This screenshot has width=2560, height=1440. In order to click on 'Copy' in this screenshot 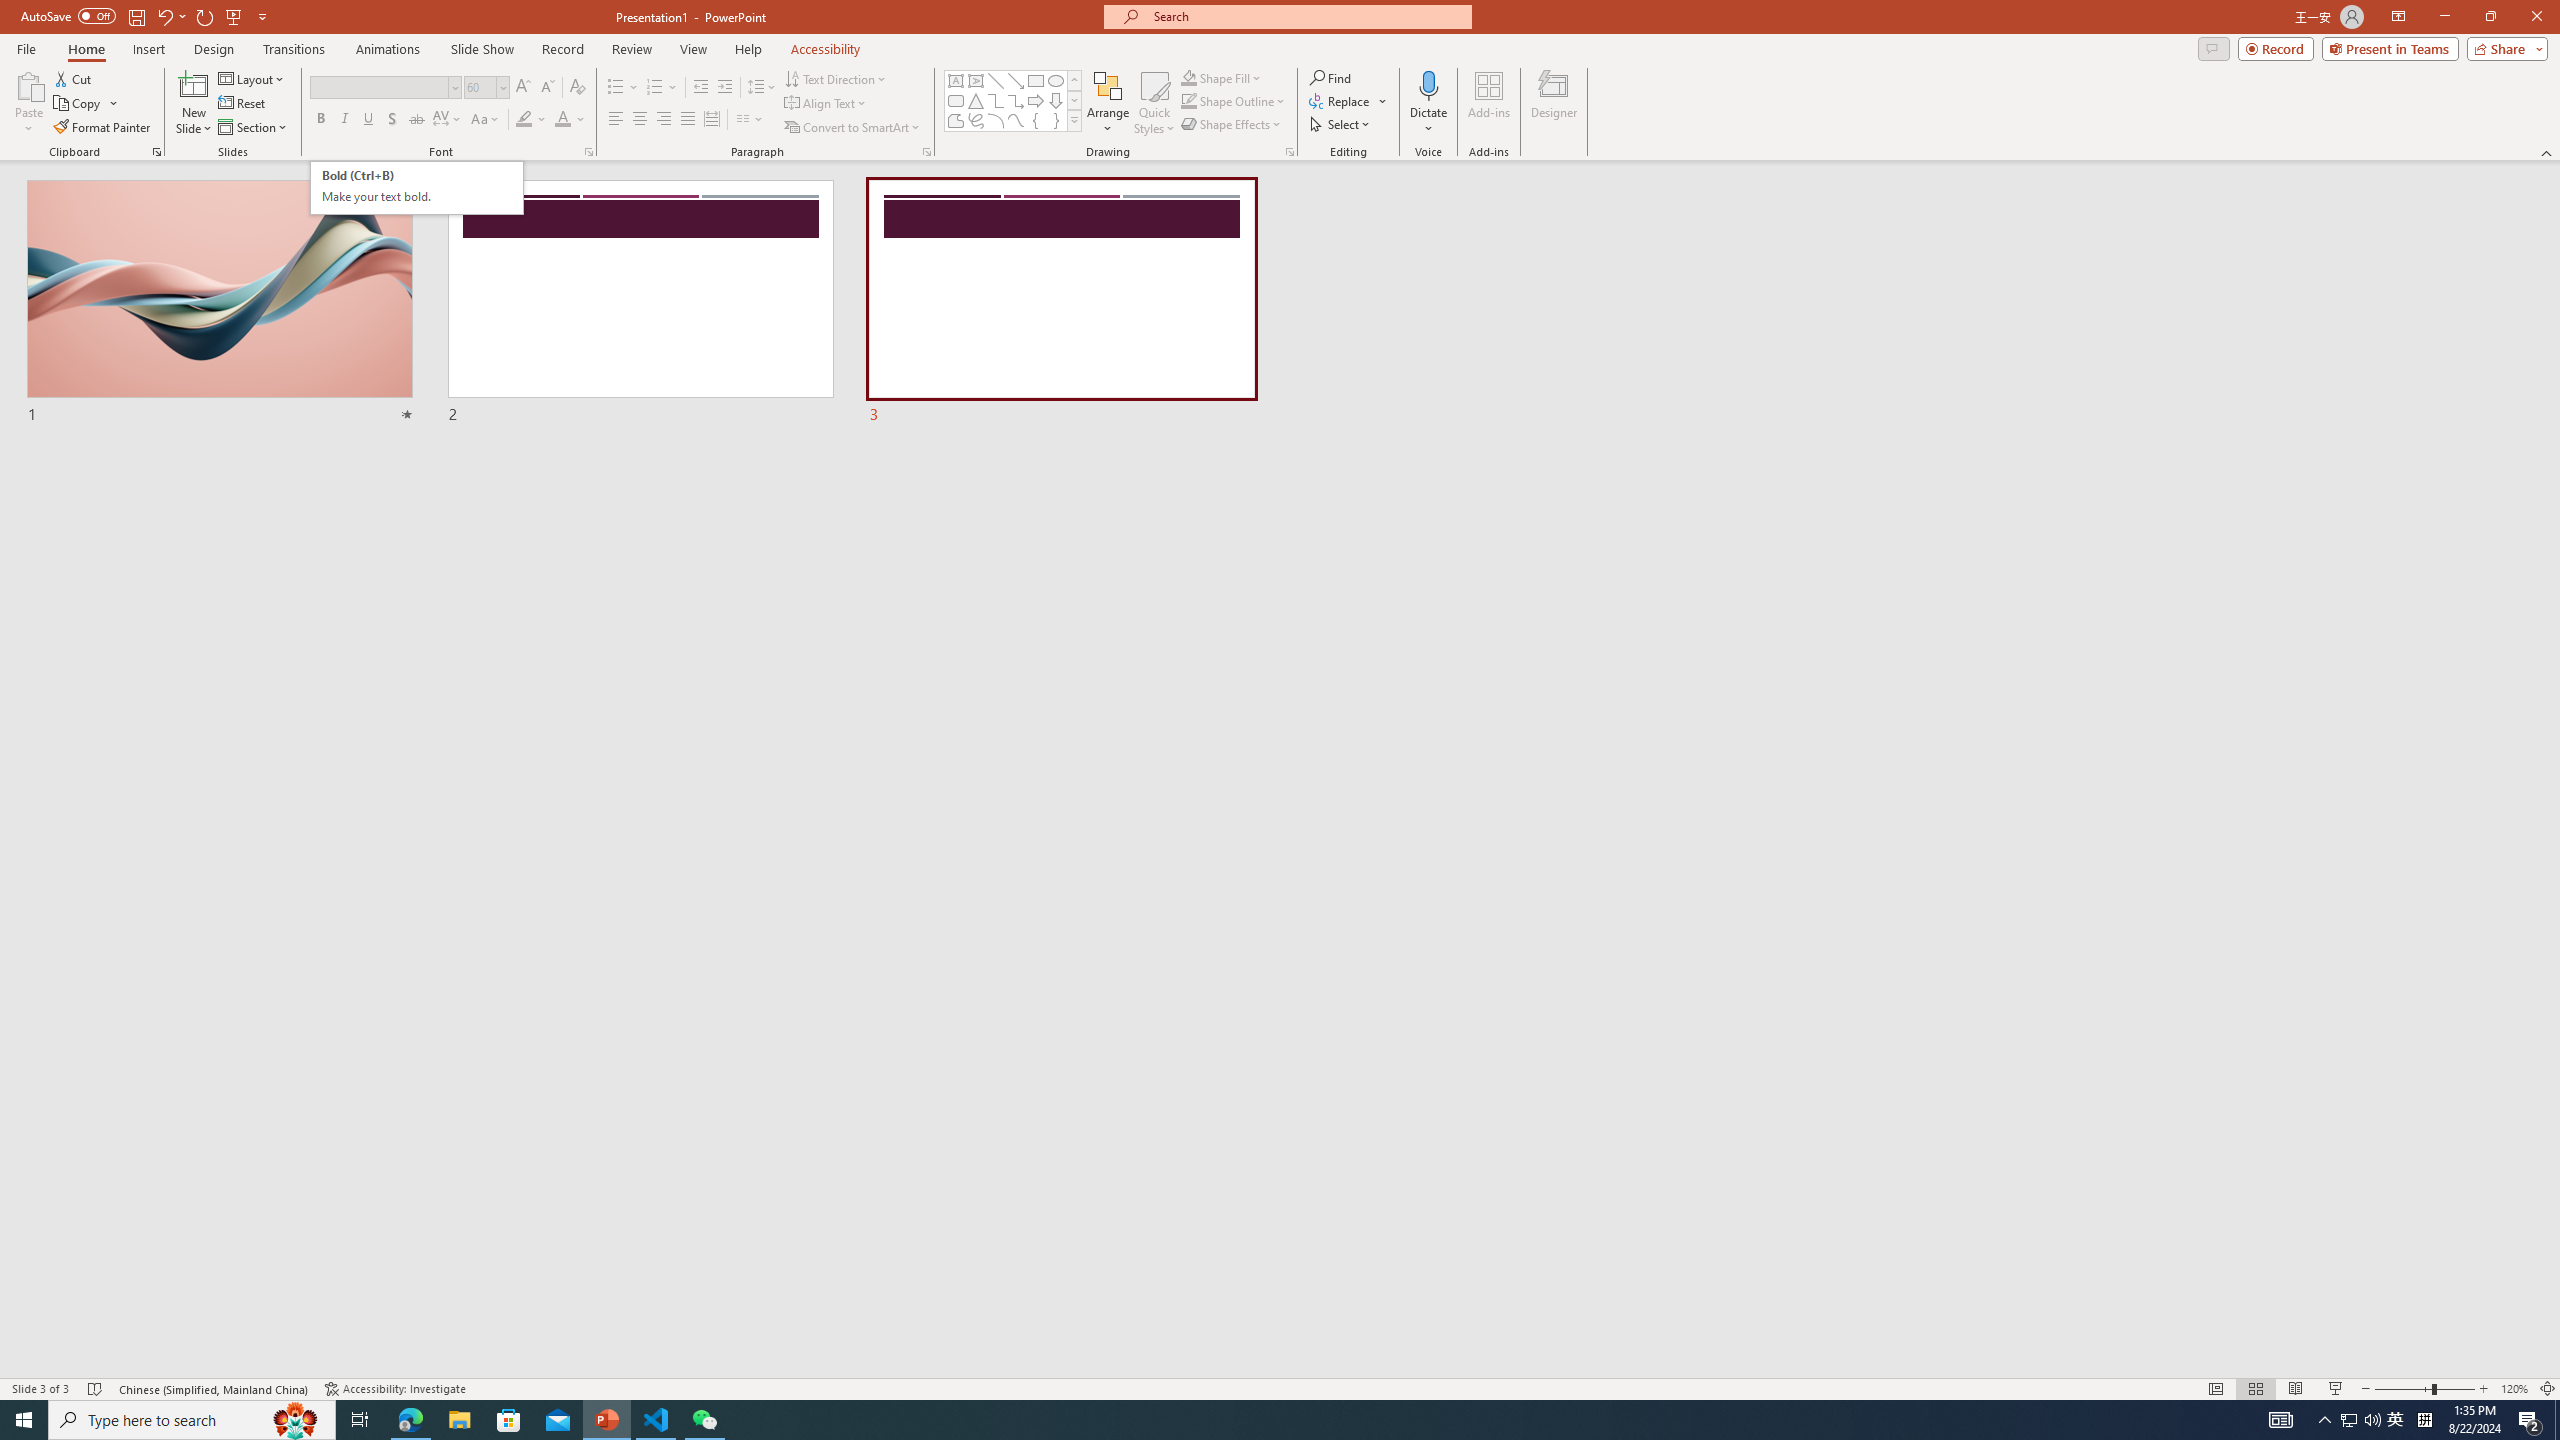, I will do `click(78, 103)`.